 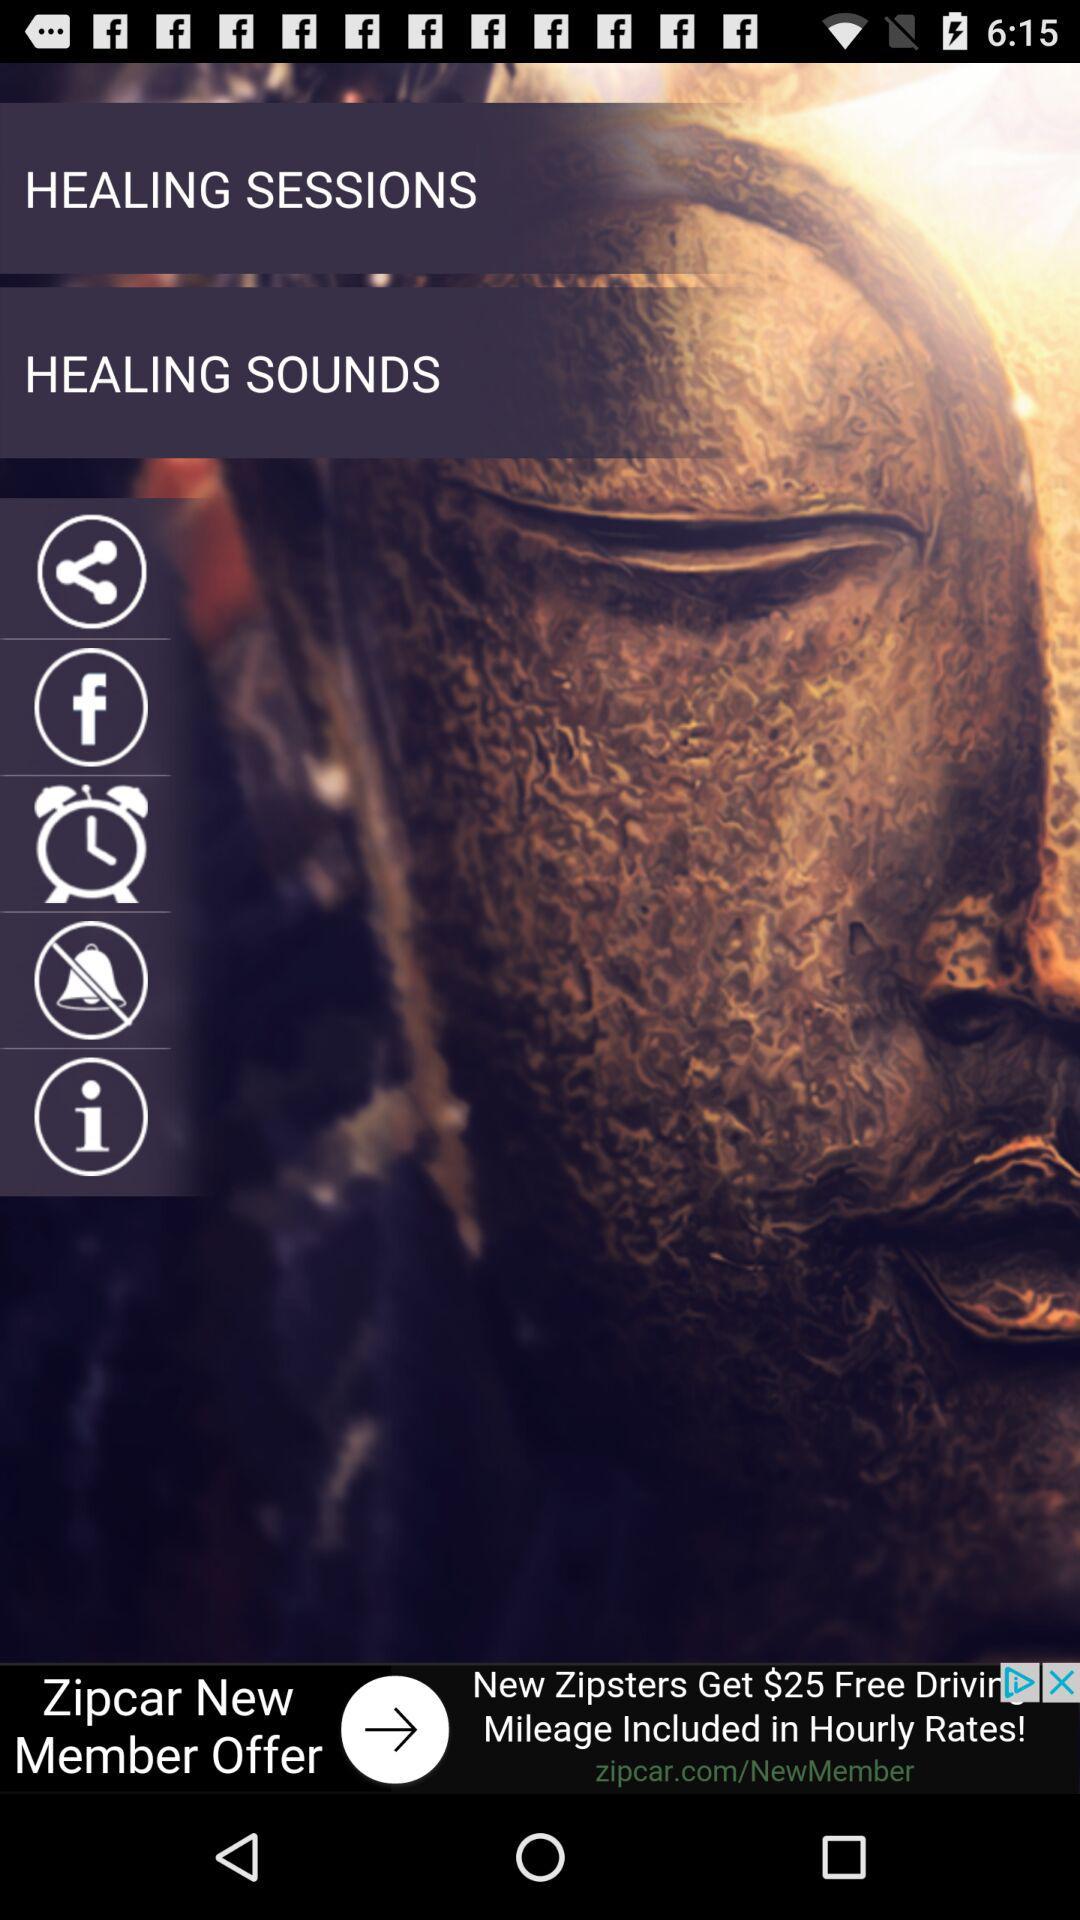 What do you see at coordinates (91, 707) in the screenshot?
I see `faebook` at bounding box center [91, 707].